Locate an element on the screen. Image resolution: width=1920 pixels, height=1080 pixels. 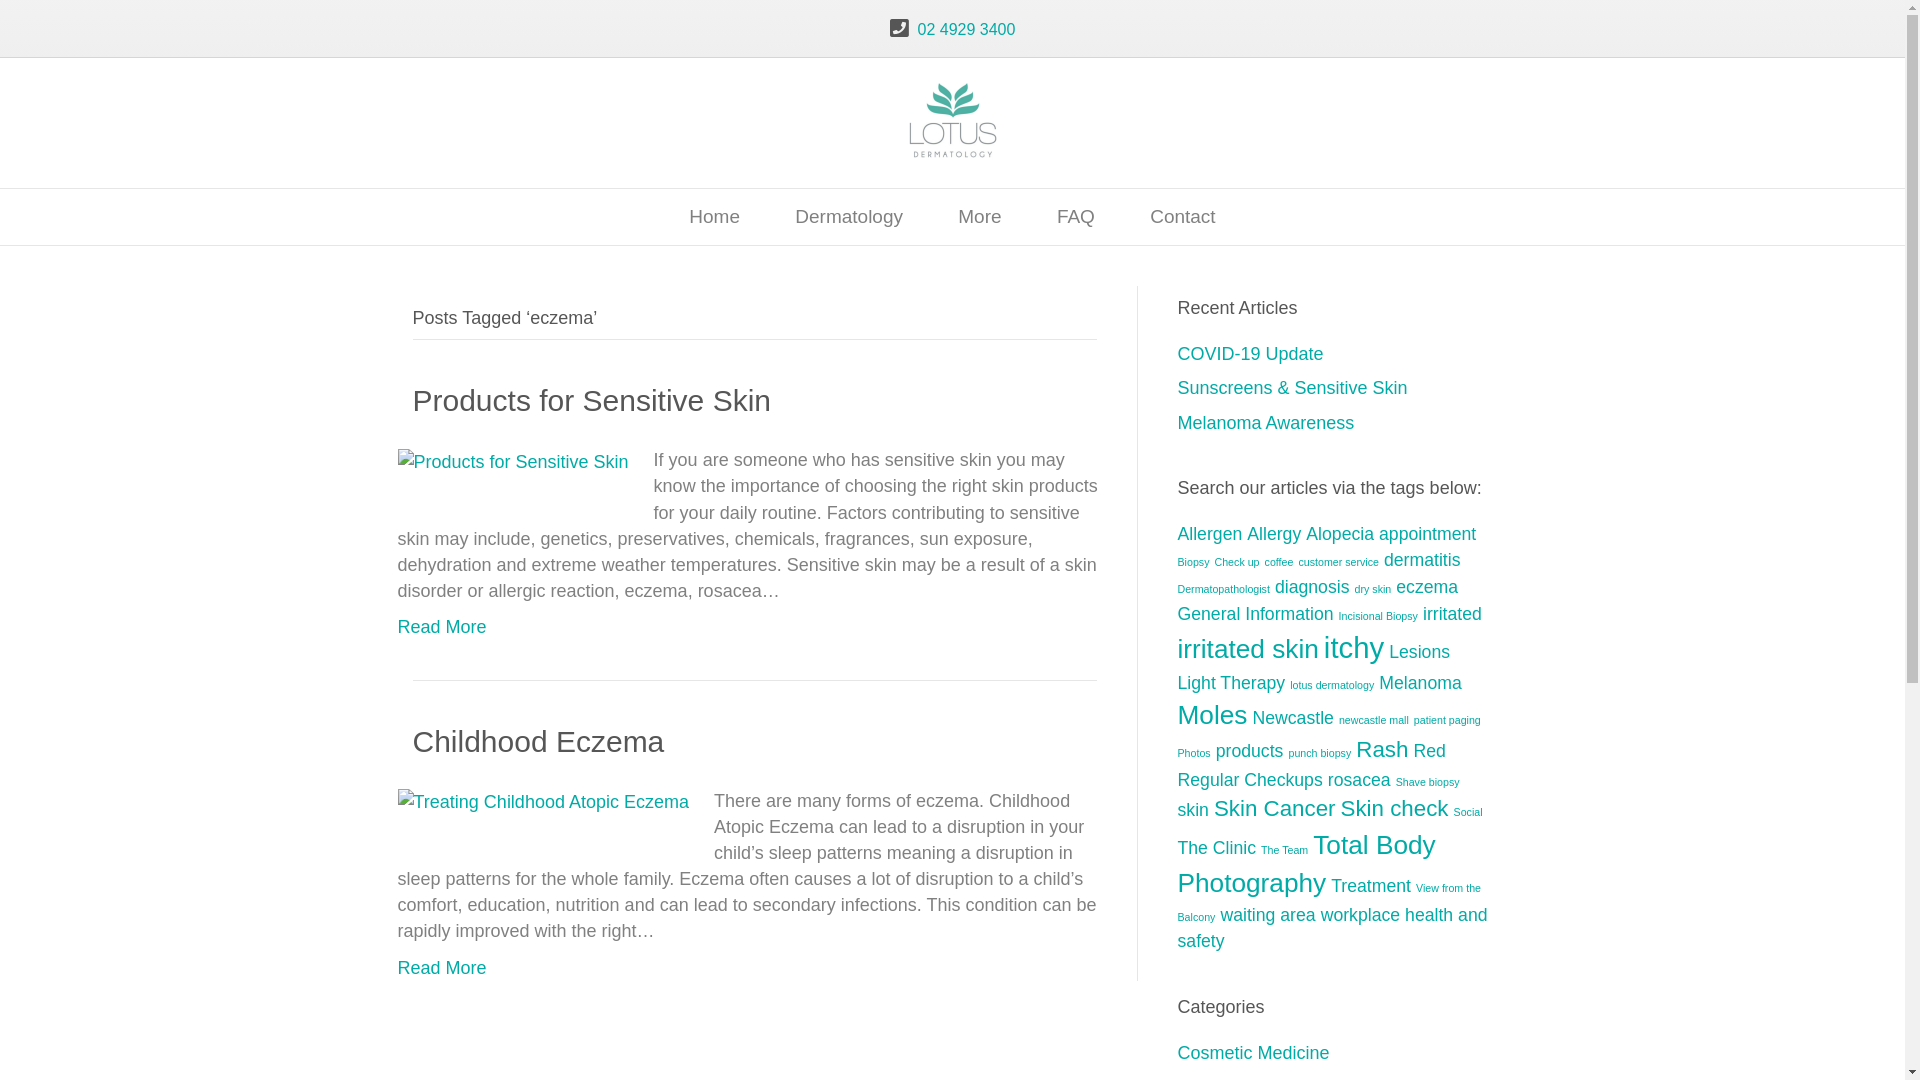
'Total Body Photography' is located at coordinates (1177, 863).